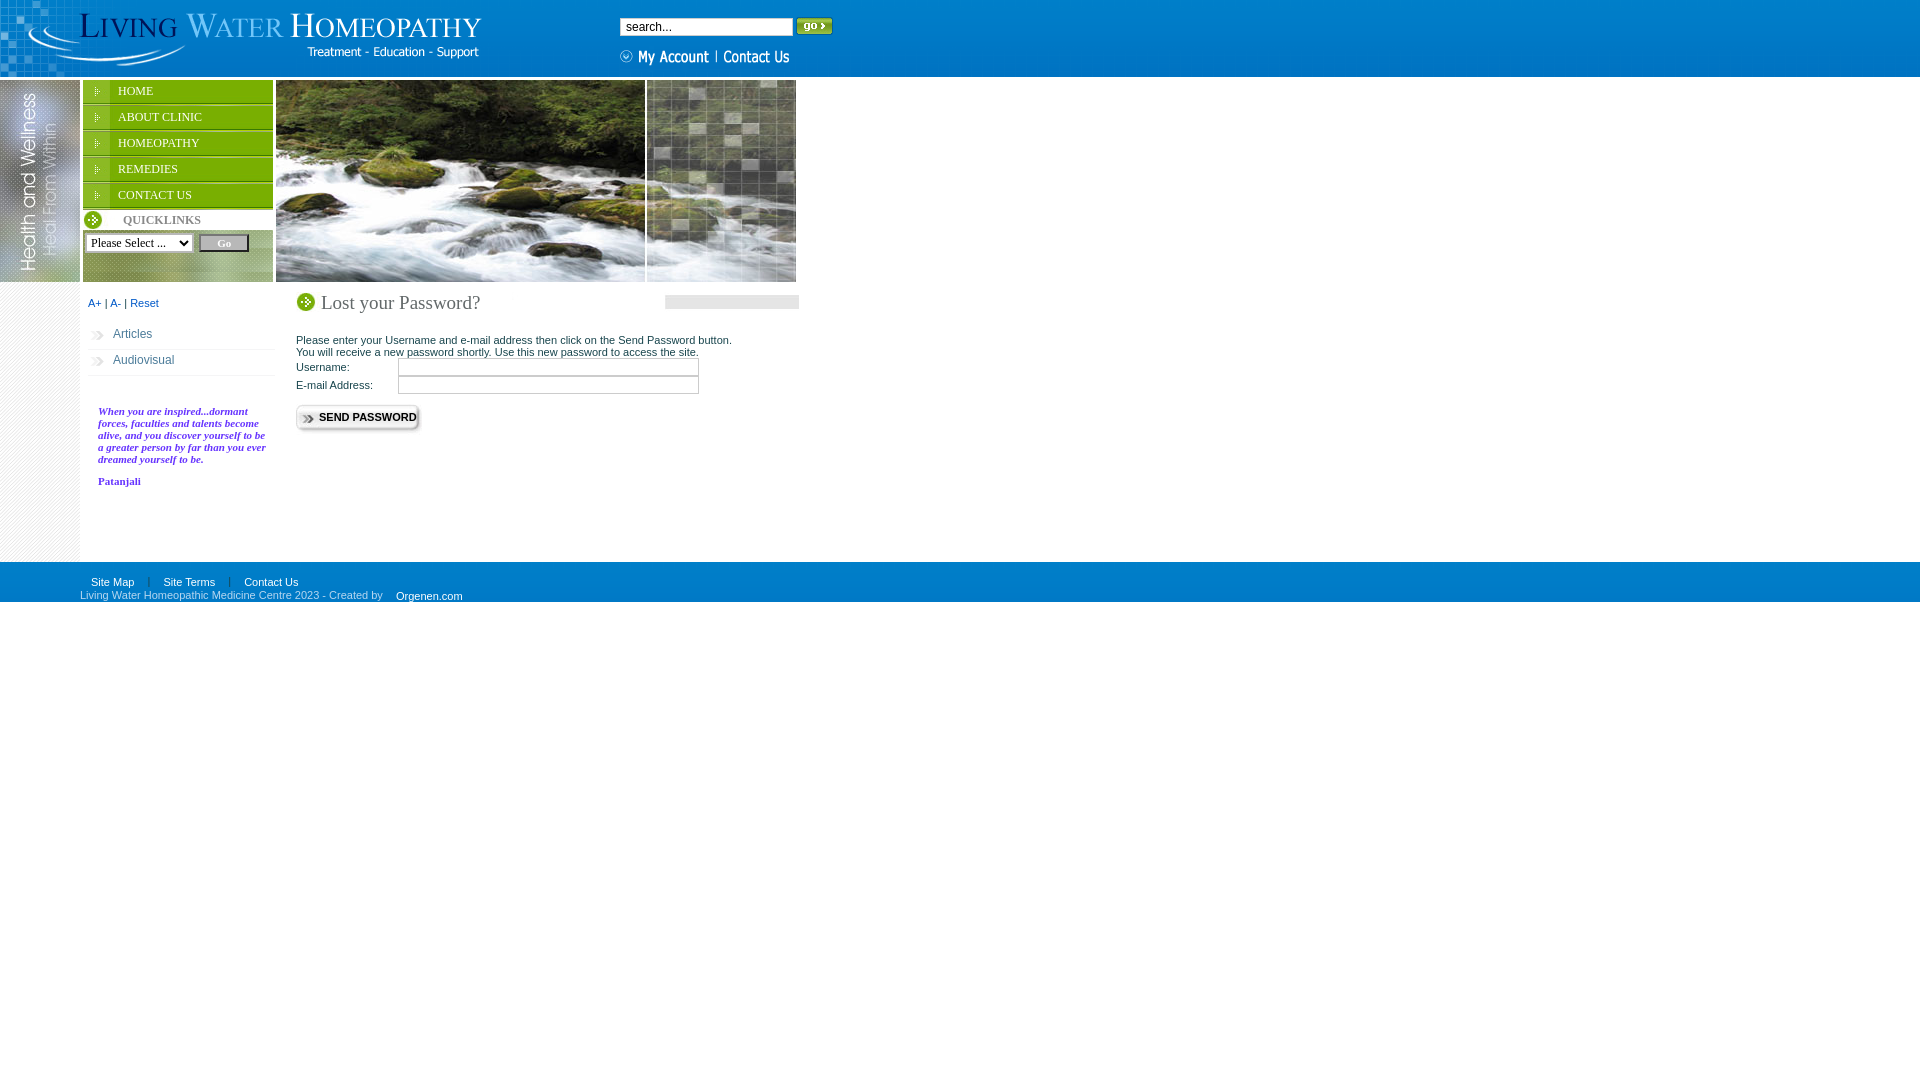  What do you see at coordinates (94, 303) in the screenshot?
I see `'A+'` at bounding box center [94, 303].